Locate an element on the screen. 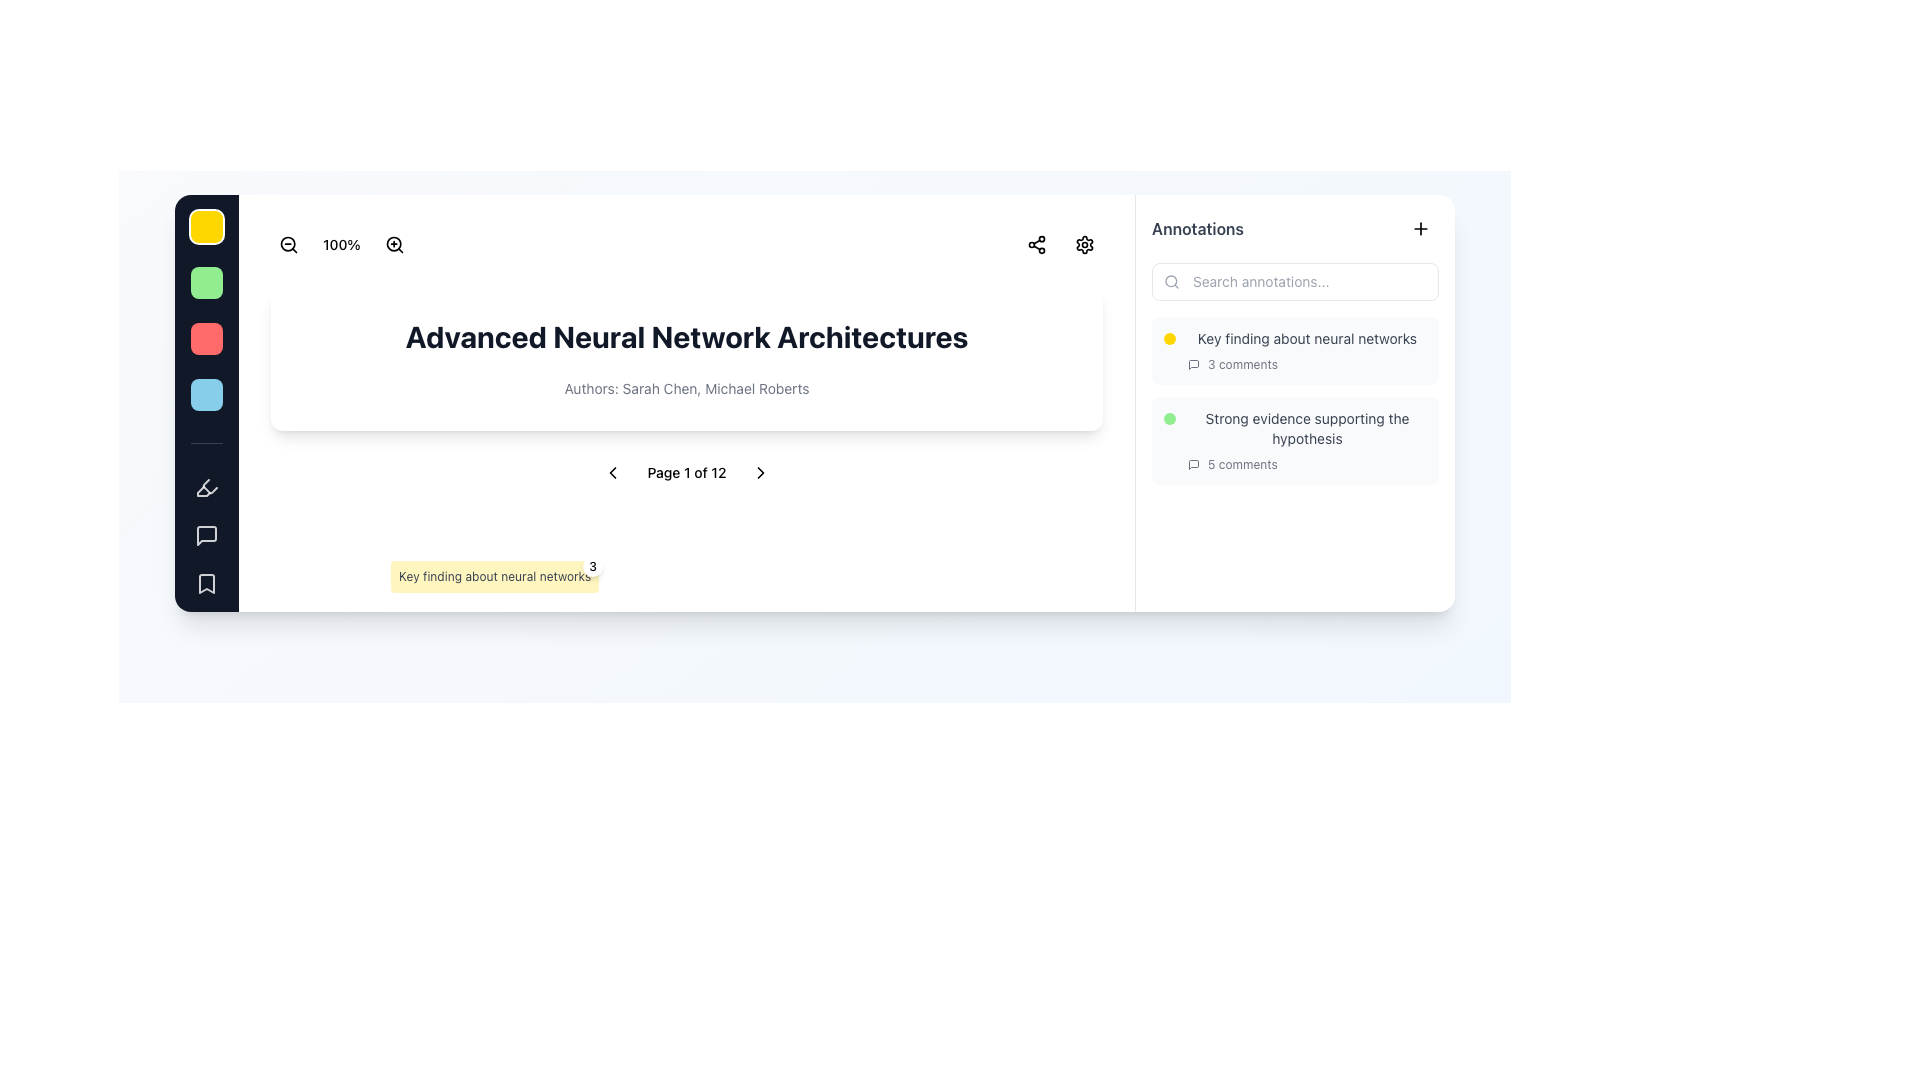  the small, square-shaped icon with rounded corners that resembles a chat or comment icon, located to the left of the text '3 comments' under the 'Annotations' section is located at coordinates (1194, 365).